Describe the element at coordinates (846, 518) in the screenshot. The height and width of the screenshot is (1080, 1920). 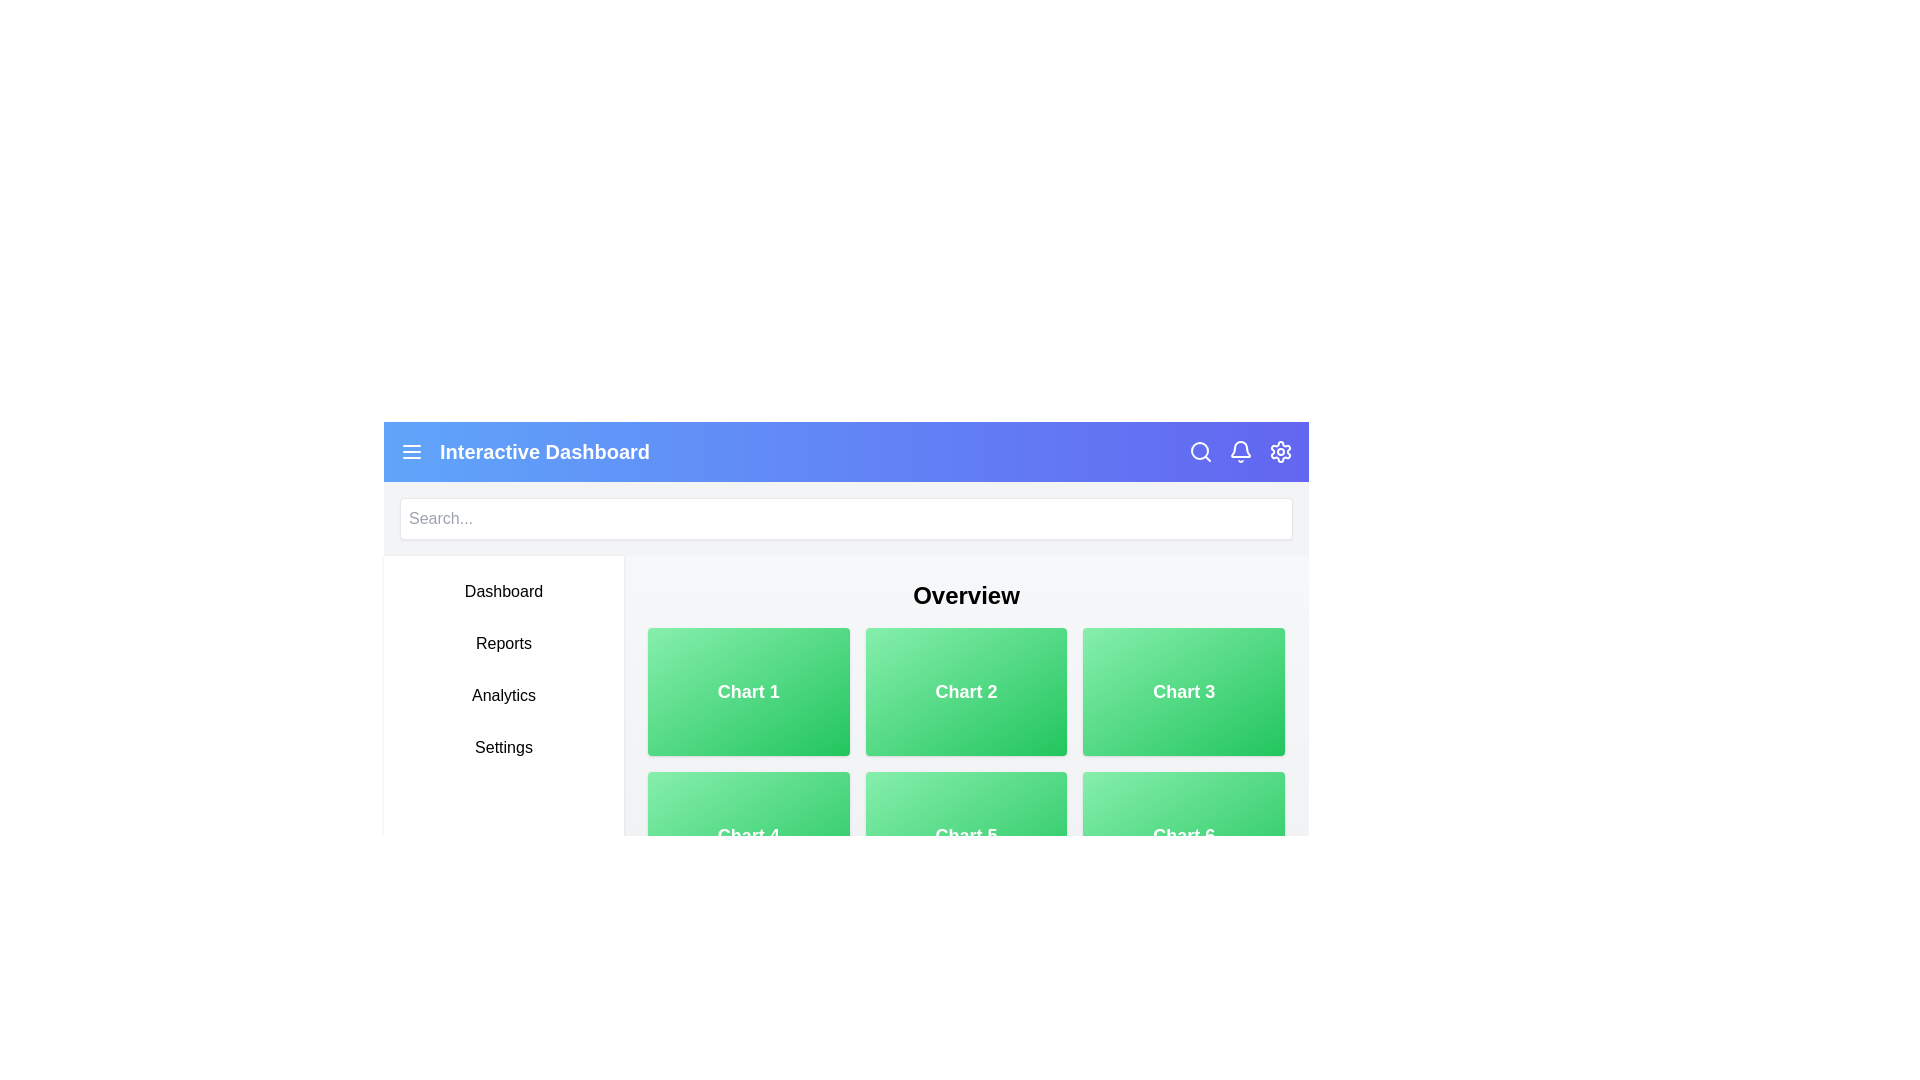
I see `the search input field and type the text 'example'` at that location.